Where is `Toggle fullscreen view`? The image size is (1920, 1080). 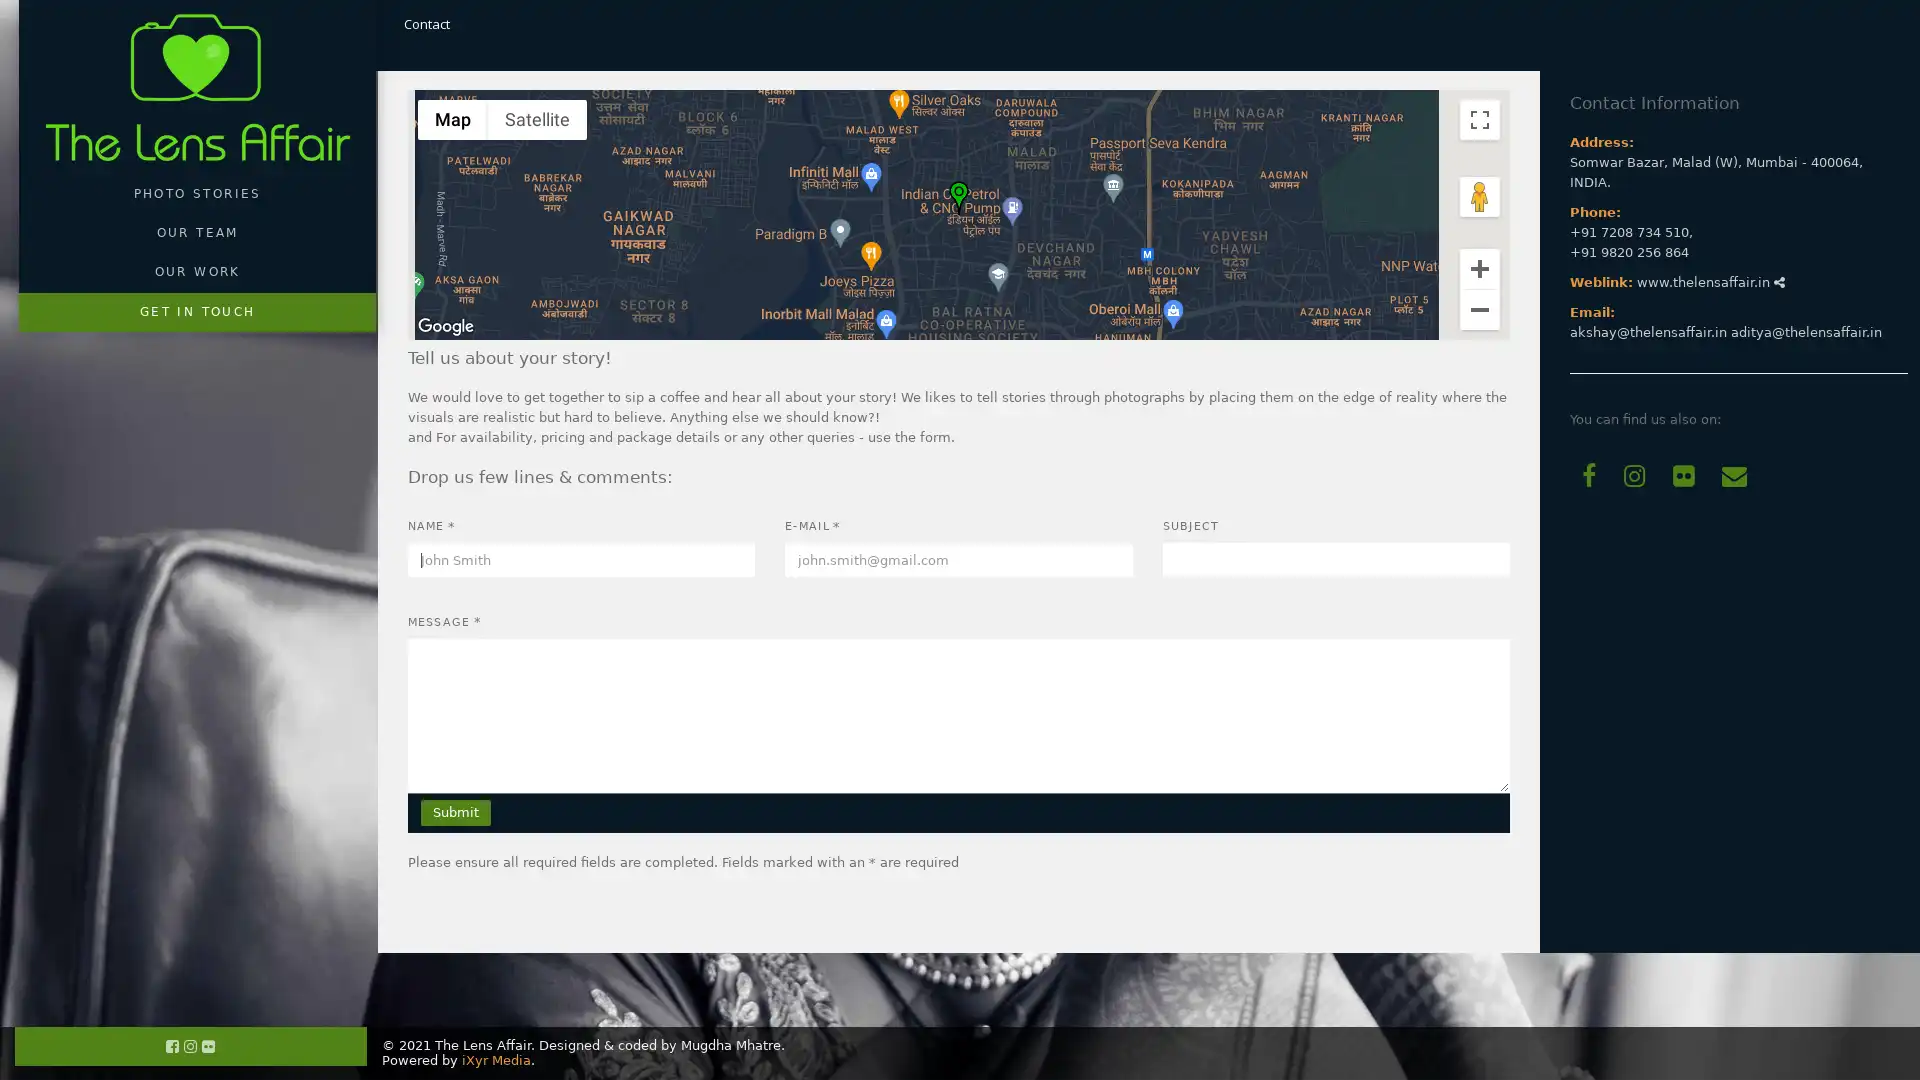
Toggle fullscreen view is located at coordinates (1479, 119).